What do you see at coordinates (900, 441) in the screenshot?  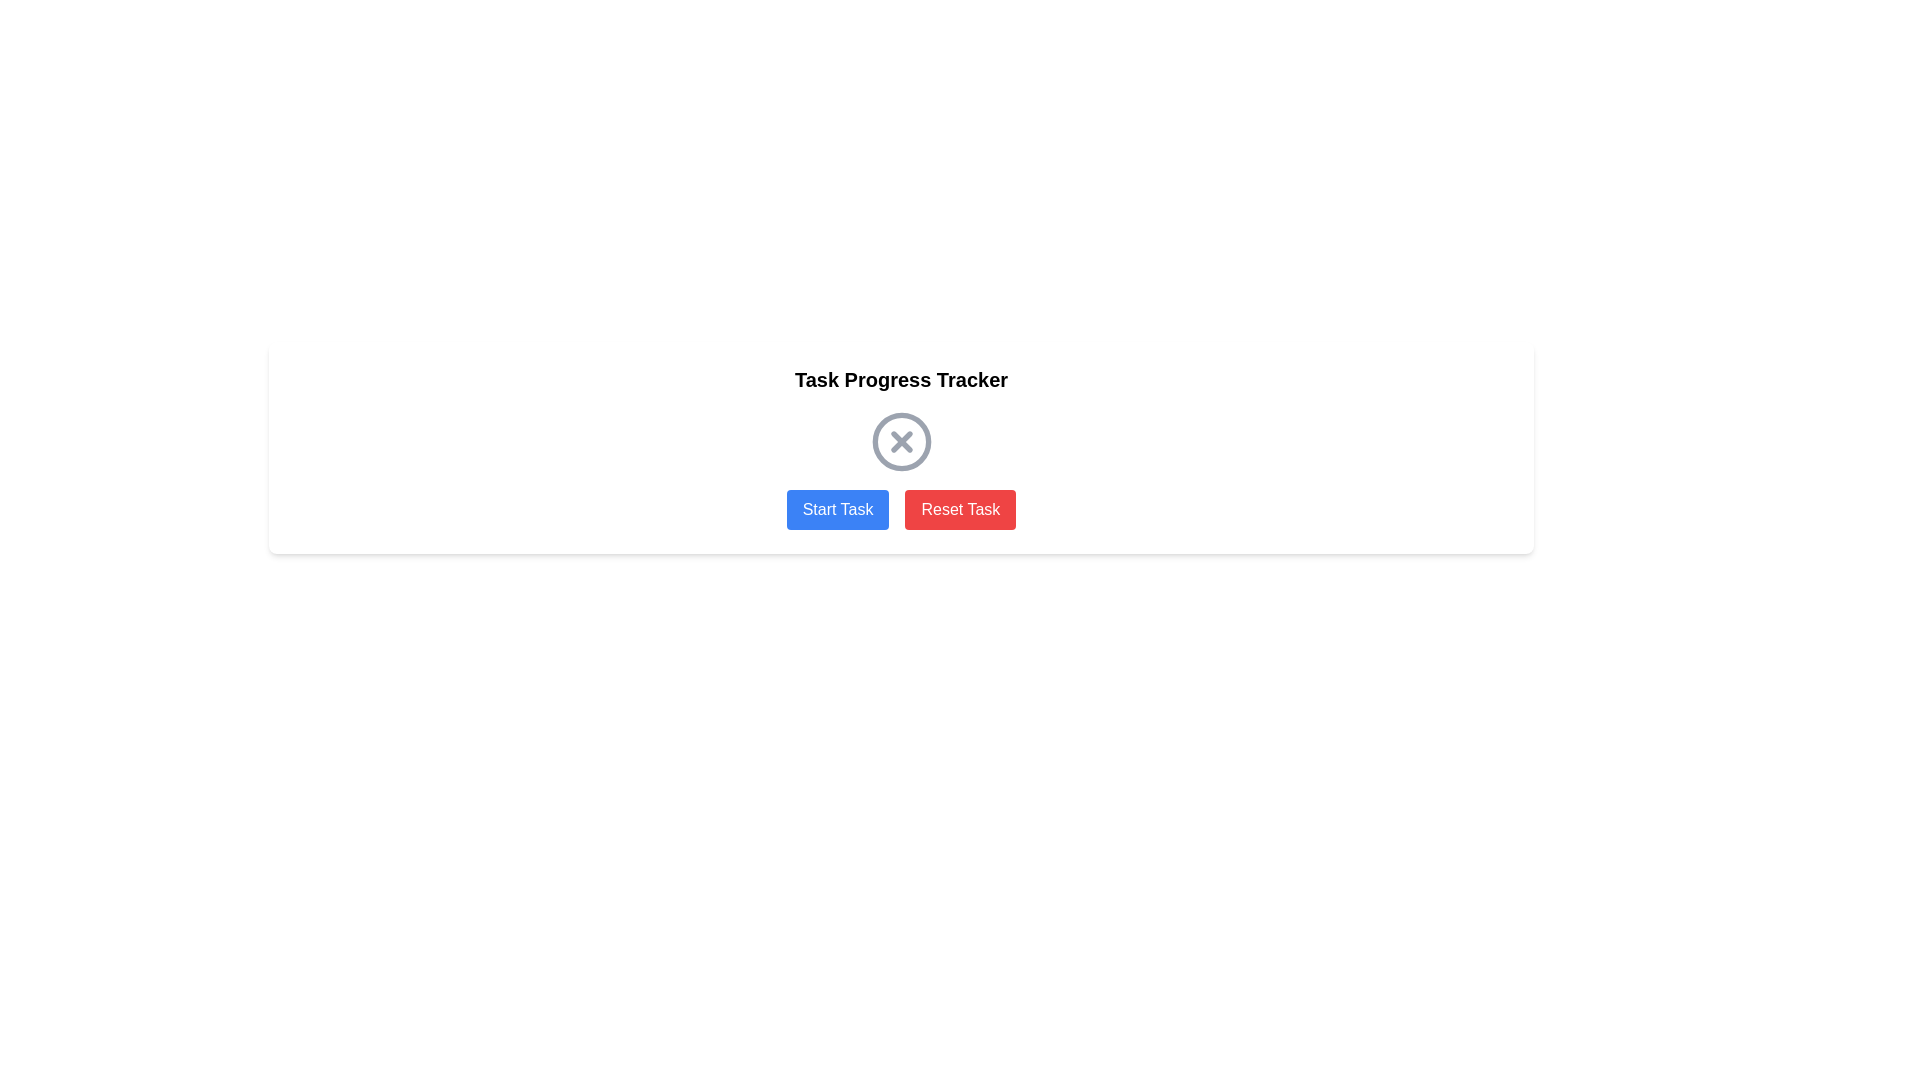 I see `the circular 'X' icon indicating a 'cancel' operation, which is positioned below the 'Task Progress Tracker' text and above the 'Start Task' and 'Reset Task' buttons` at bounding box center [900, 441].